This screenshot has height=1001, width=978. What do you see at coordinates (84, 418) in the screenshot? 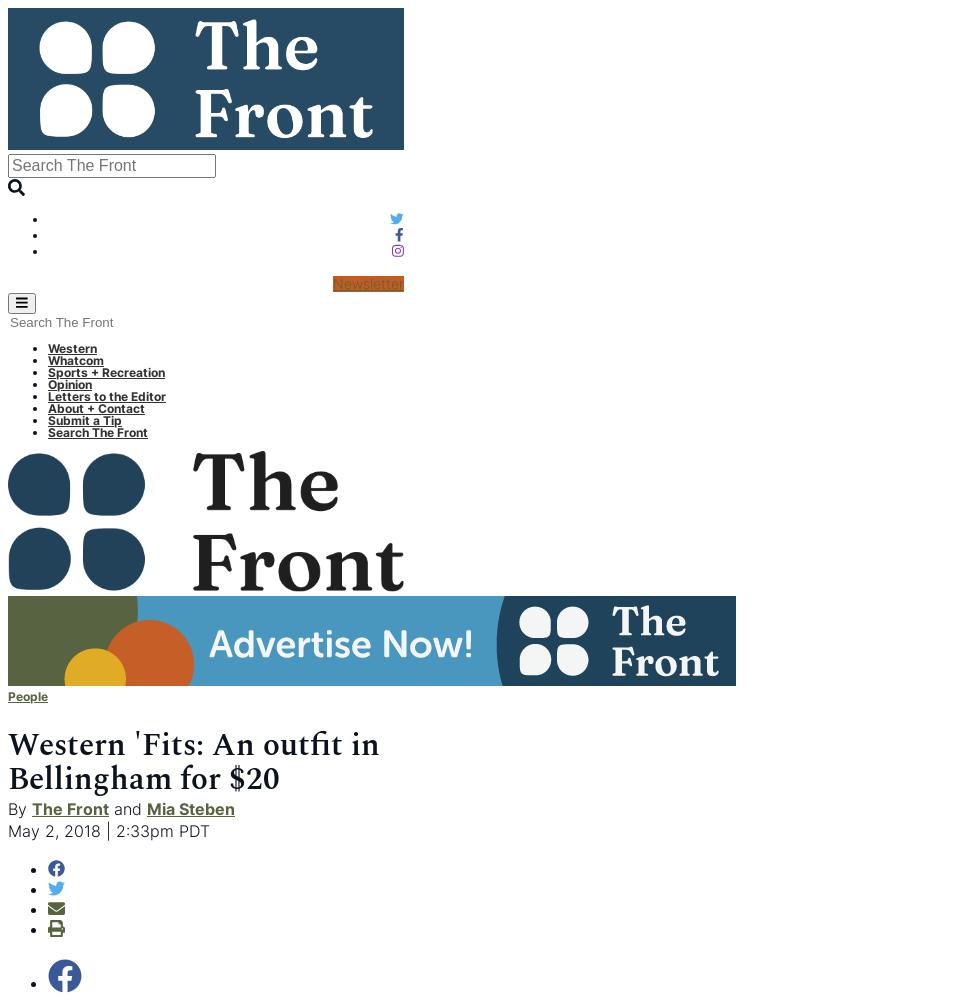
I see `'Submit a Tip'` at bounding box center [84, 418].